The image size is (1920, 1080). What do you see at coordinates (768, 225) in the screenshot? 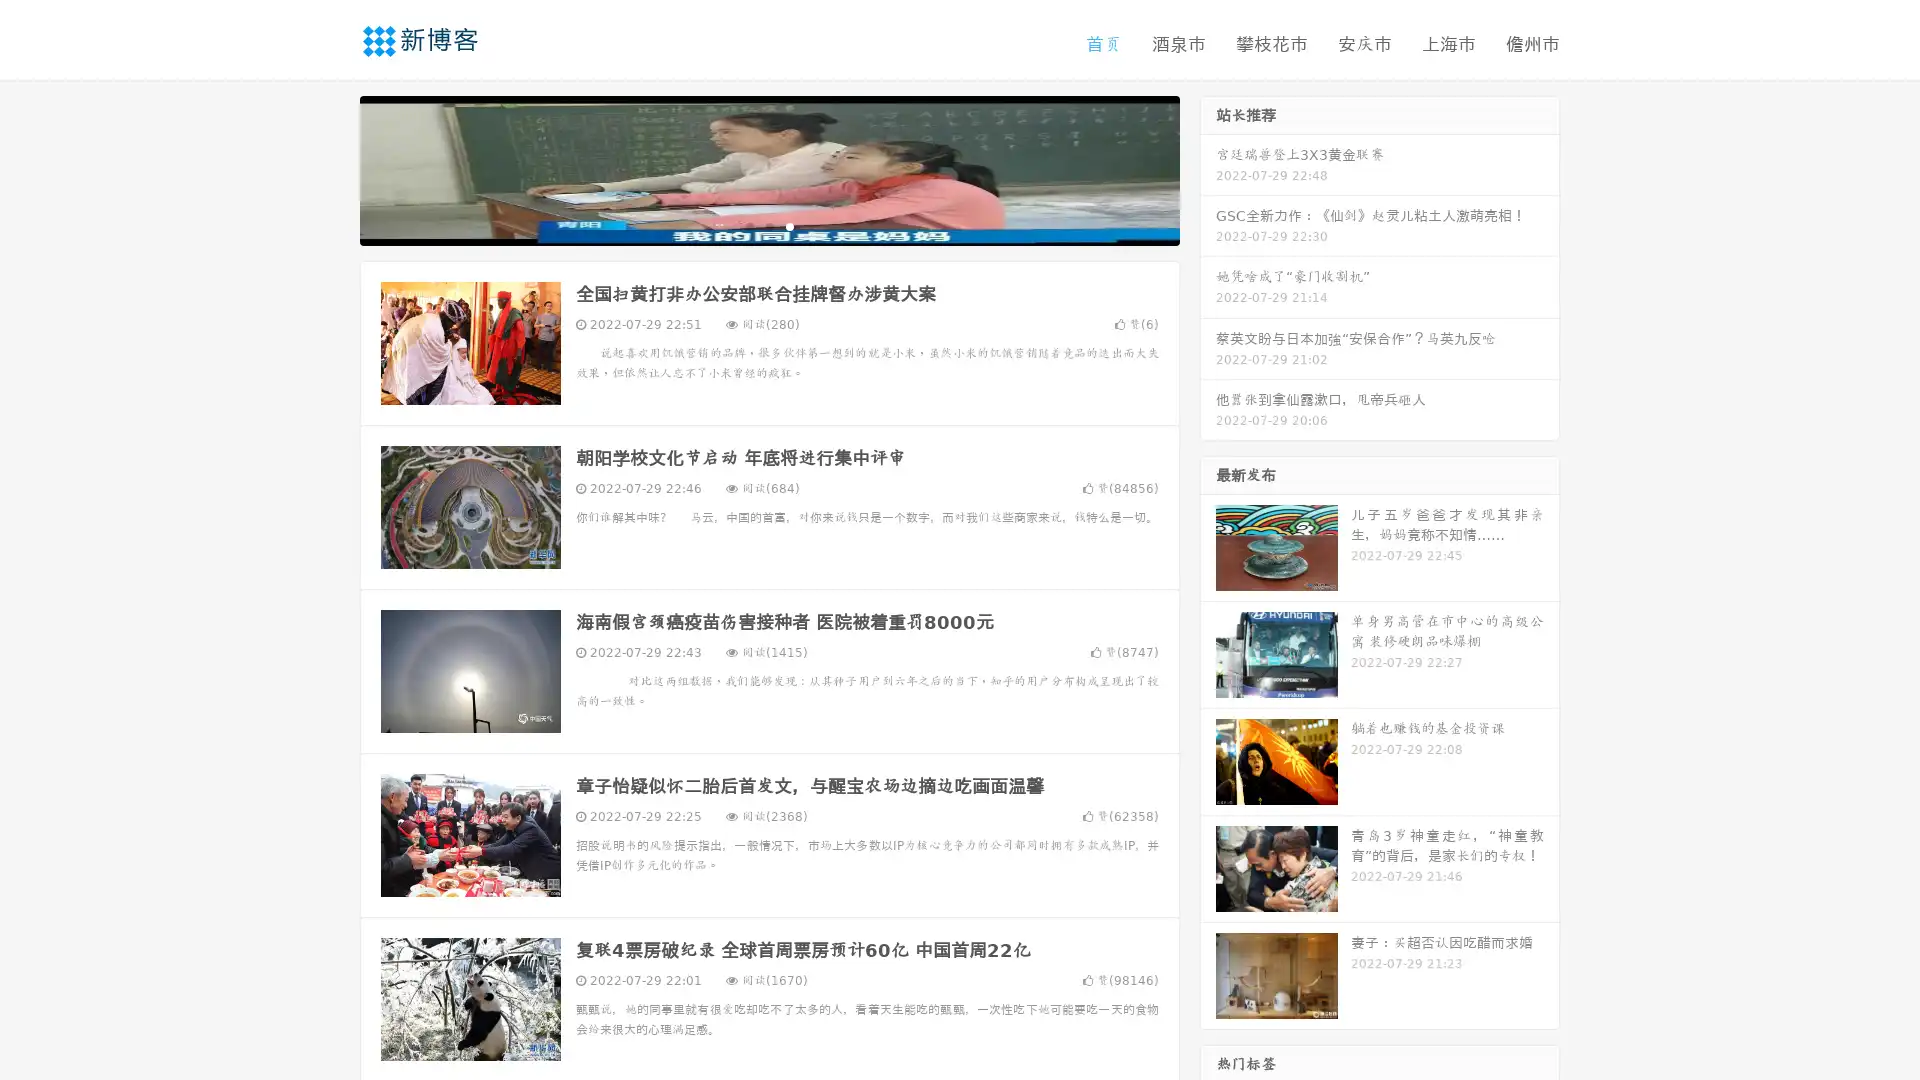
I see `Go to slide 2` at bounding box center [768, 225].